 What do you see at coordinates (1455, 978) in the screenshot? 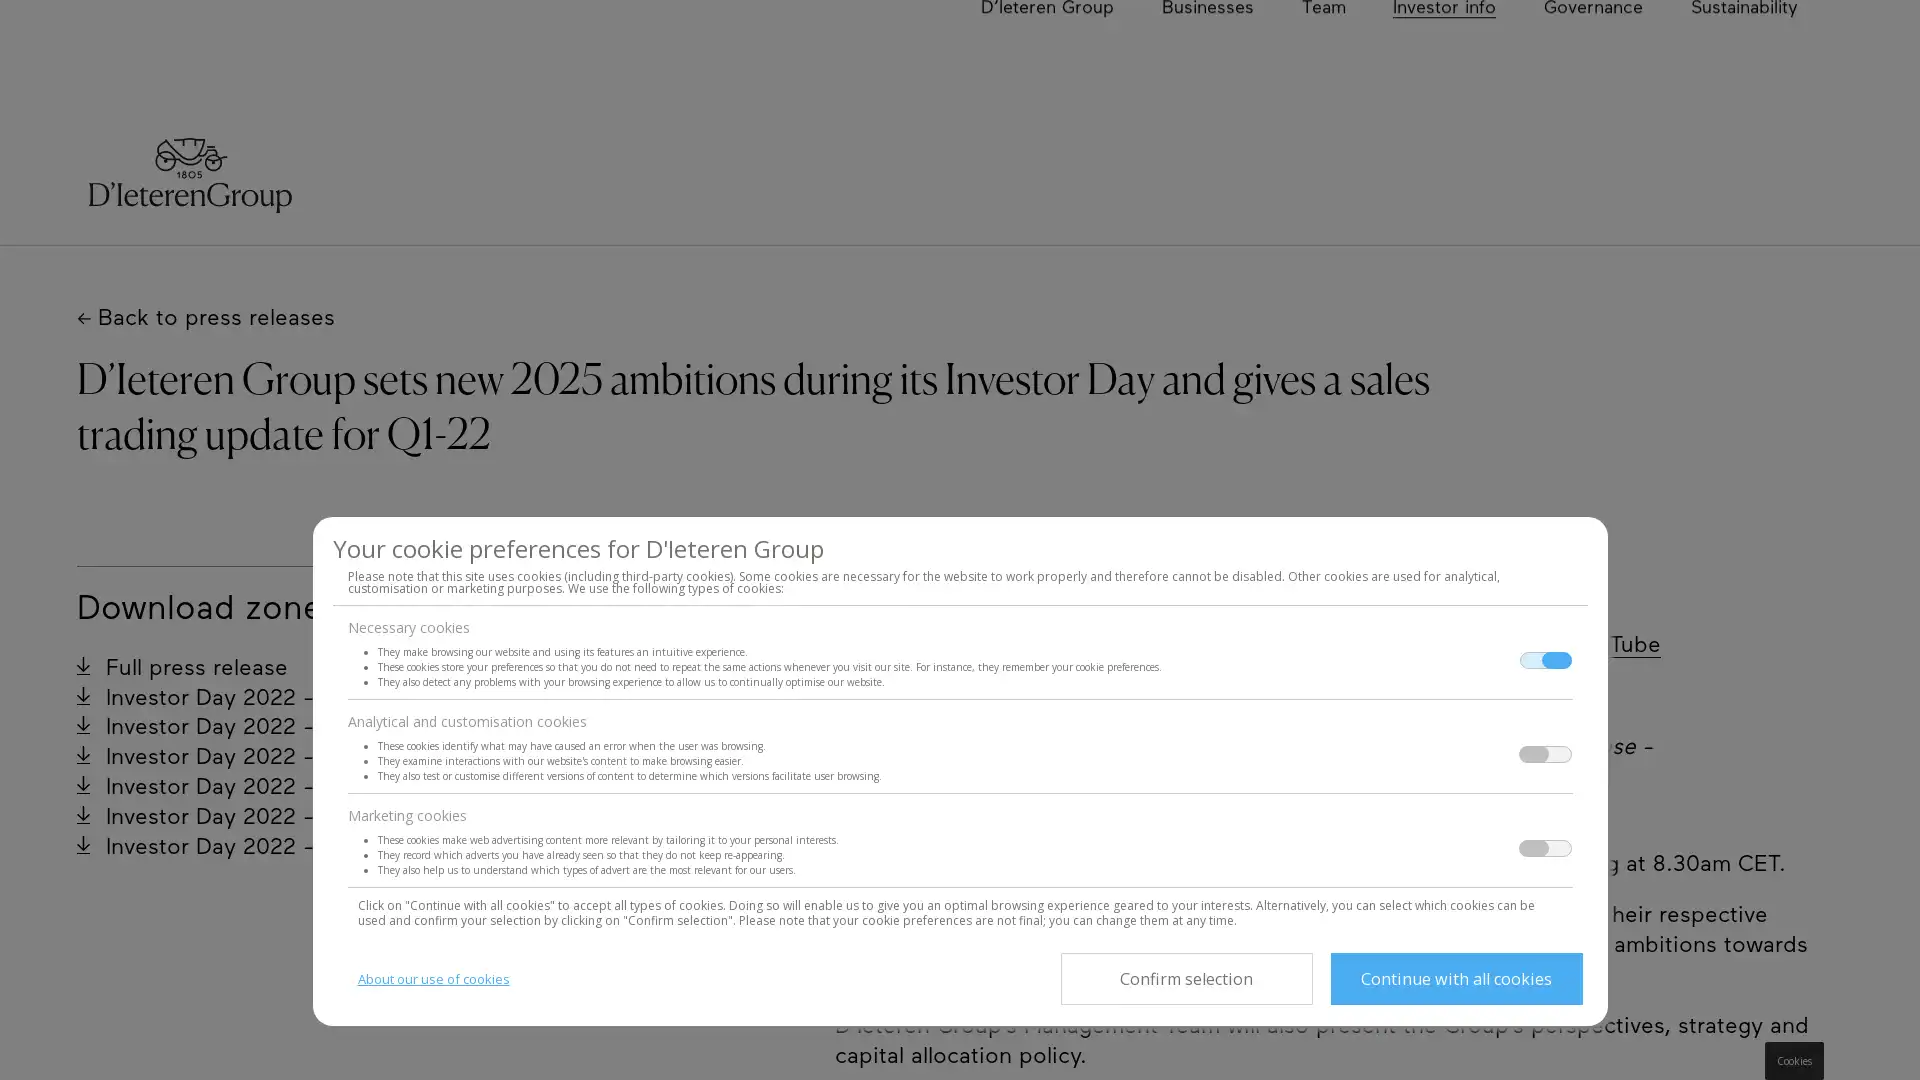
I see `Close Consent Modal` at bounding box center [1455, 978].